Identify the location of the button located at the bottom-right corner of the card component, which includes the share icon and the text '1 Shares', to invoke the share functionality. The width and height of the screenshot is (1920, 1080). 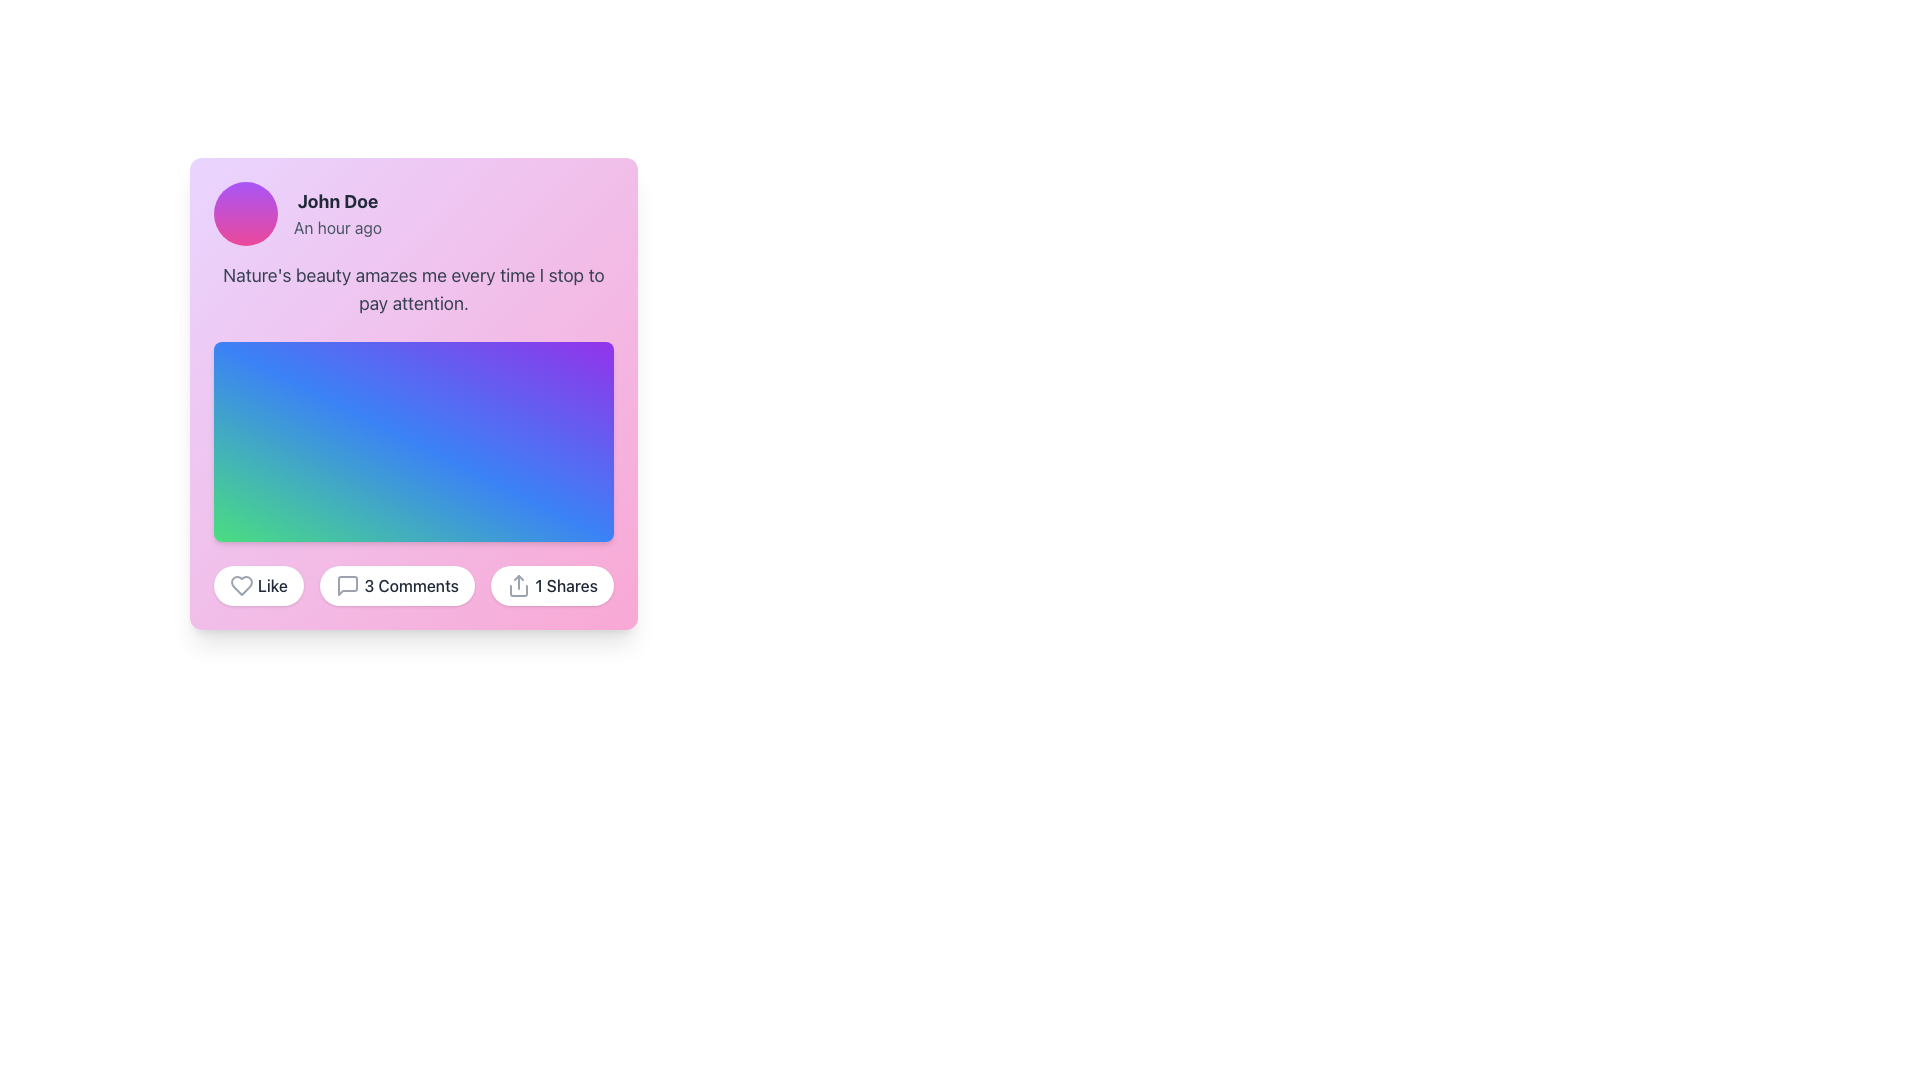
(519, 585).